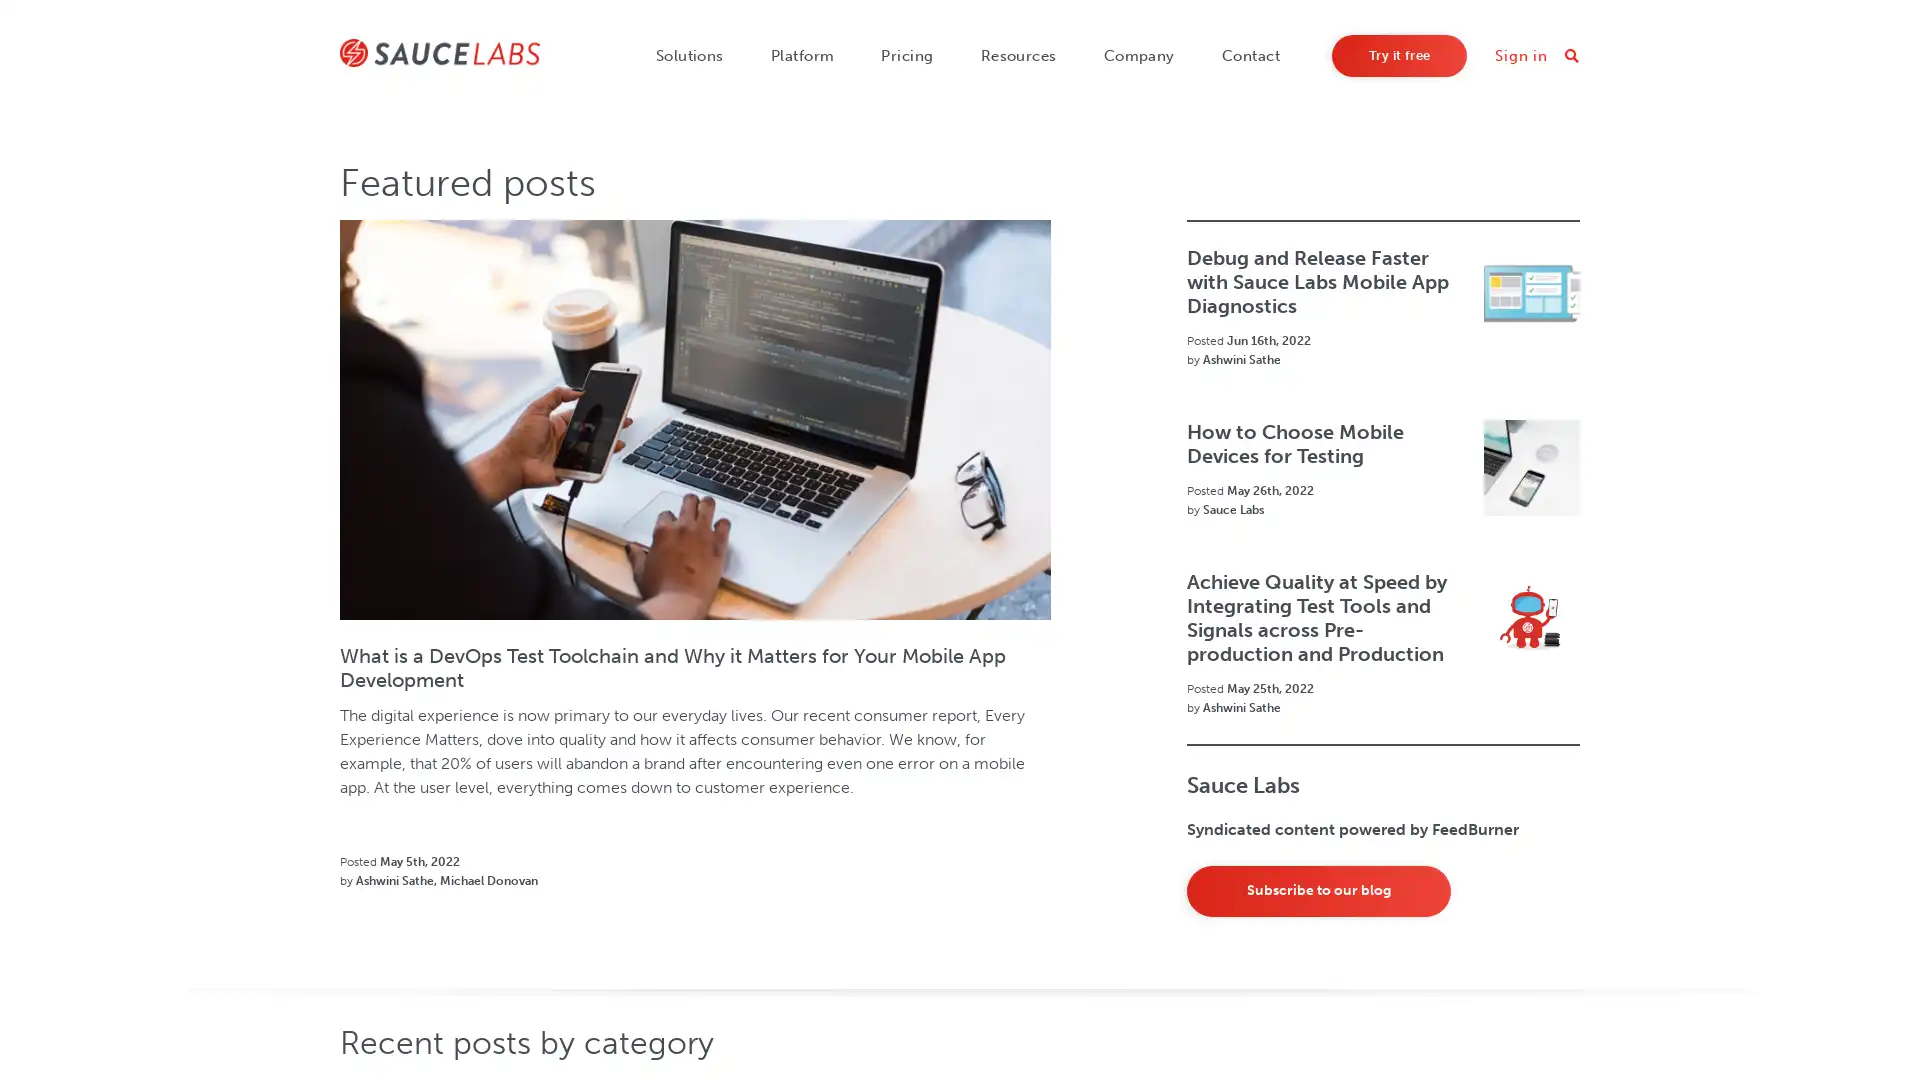 The height and width of the screenshot is (1080, 1920). Describe the element at coordinates (1569, 55) in the screenshot. I see `search` at that location.